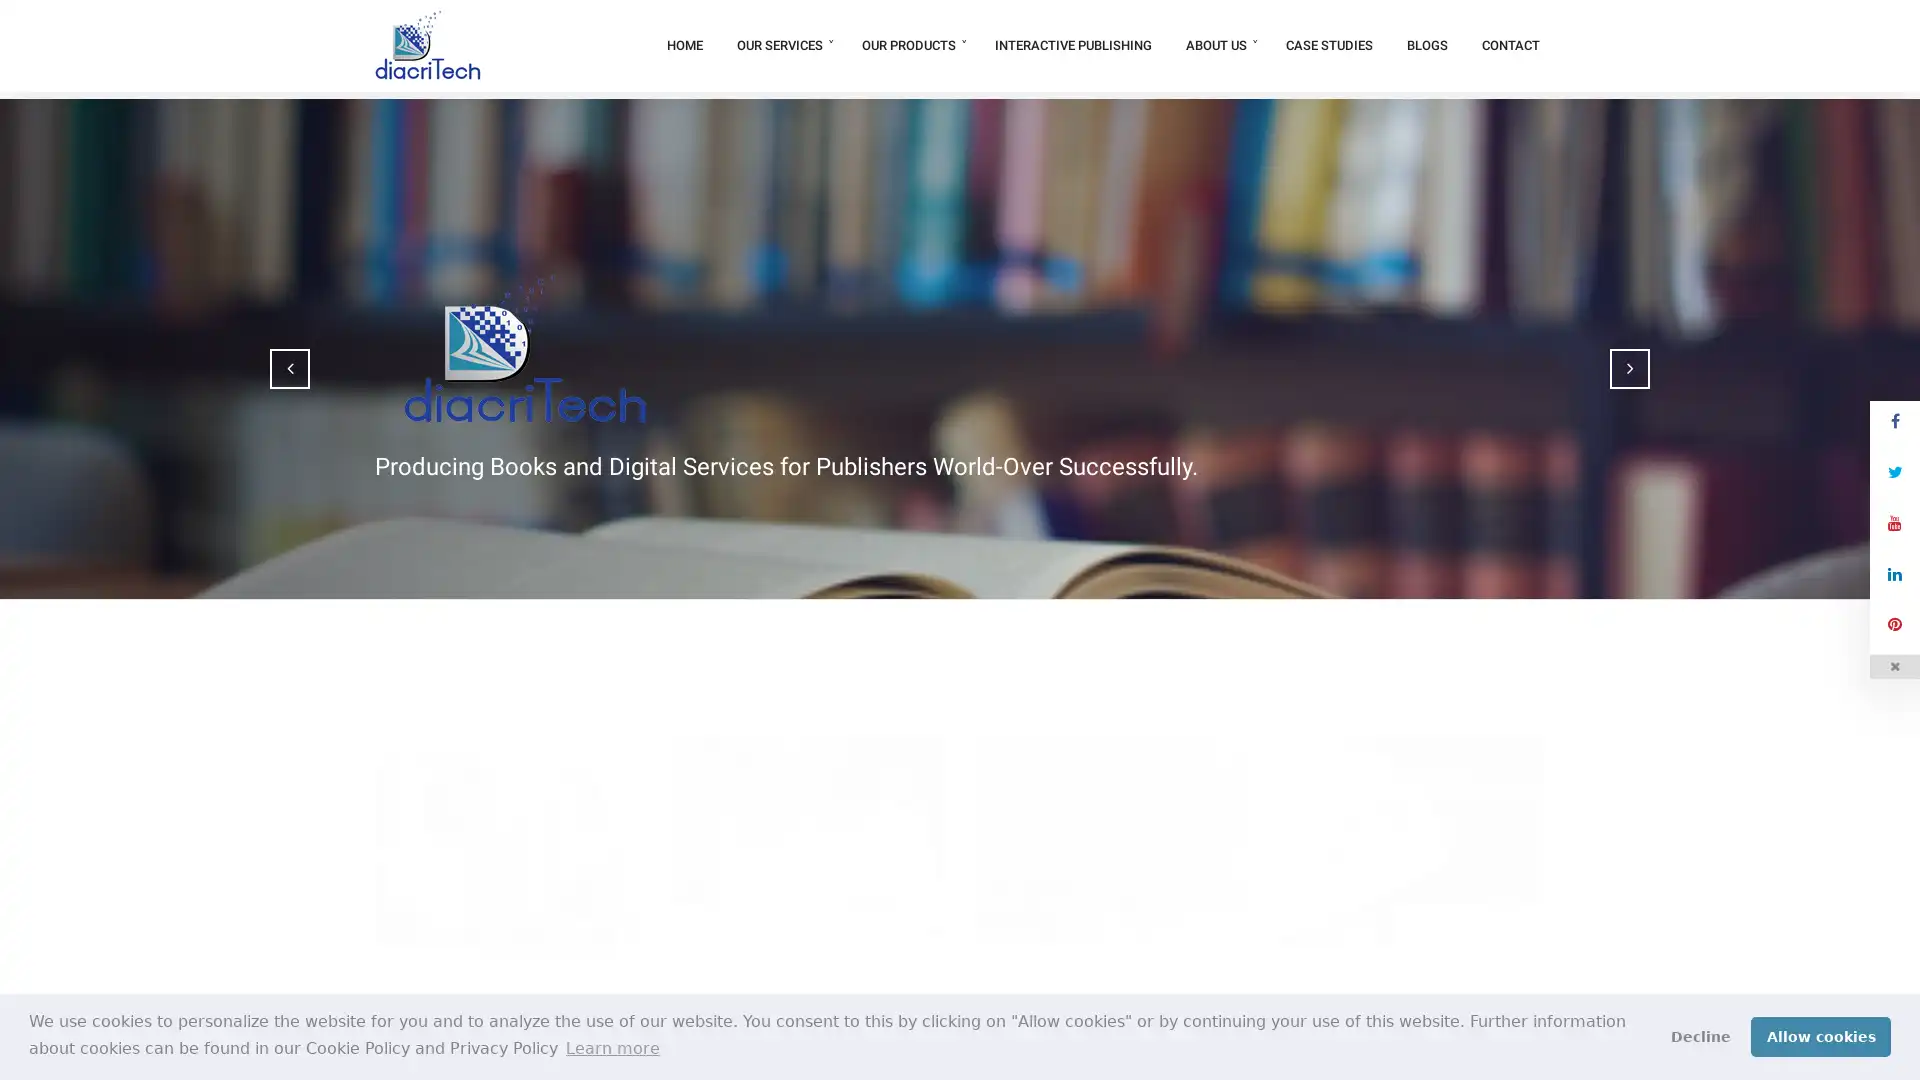 This screenshot has width=1920, height=1080. What do you see at coordinates (1820, 1035) in the screenshot?
I see `allow cookies` at bounding box center [1820, 1035].